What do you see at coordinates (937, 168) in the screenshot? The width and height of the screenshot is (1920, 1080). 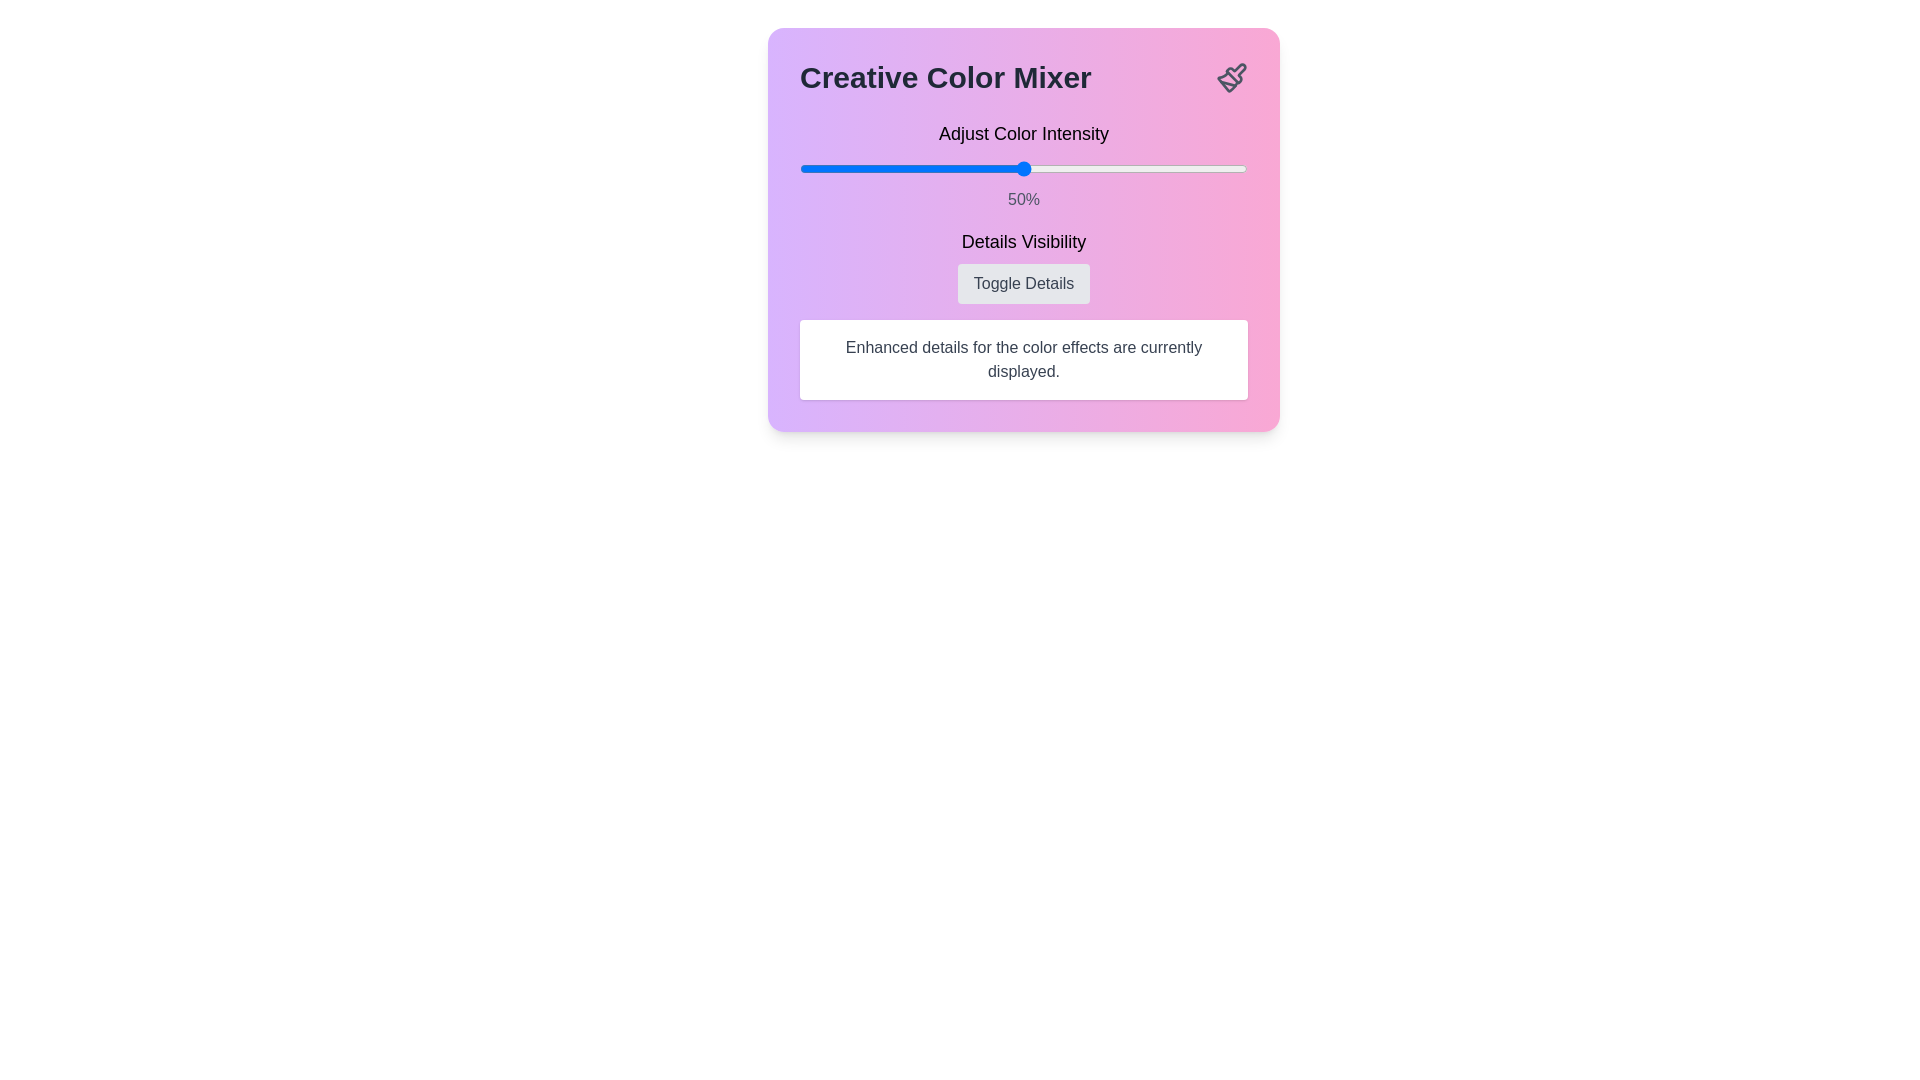 I see `the color intensity` at bounding box center [937, 168].